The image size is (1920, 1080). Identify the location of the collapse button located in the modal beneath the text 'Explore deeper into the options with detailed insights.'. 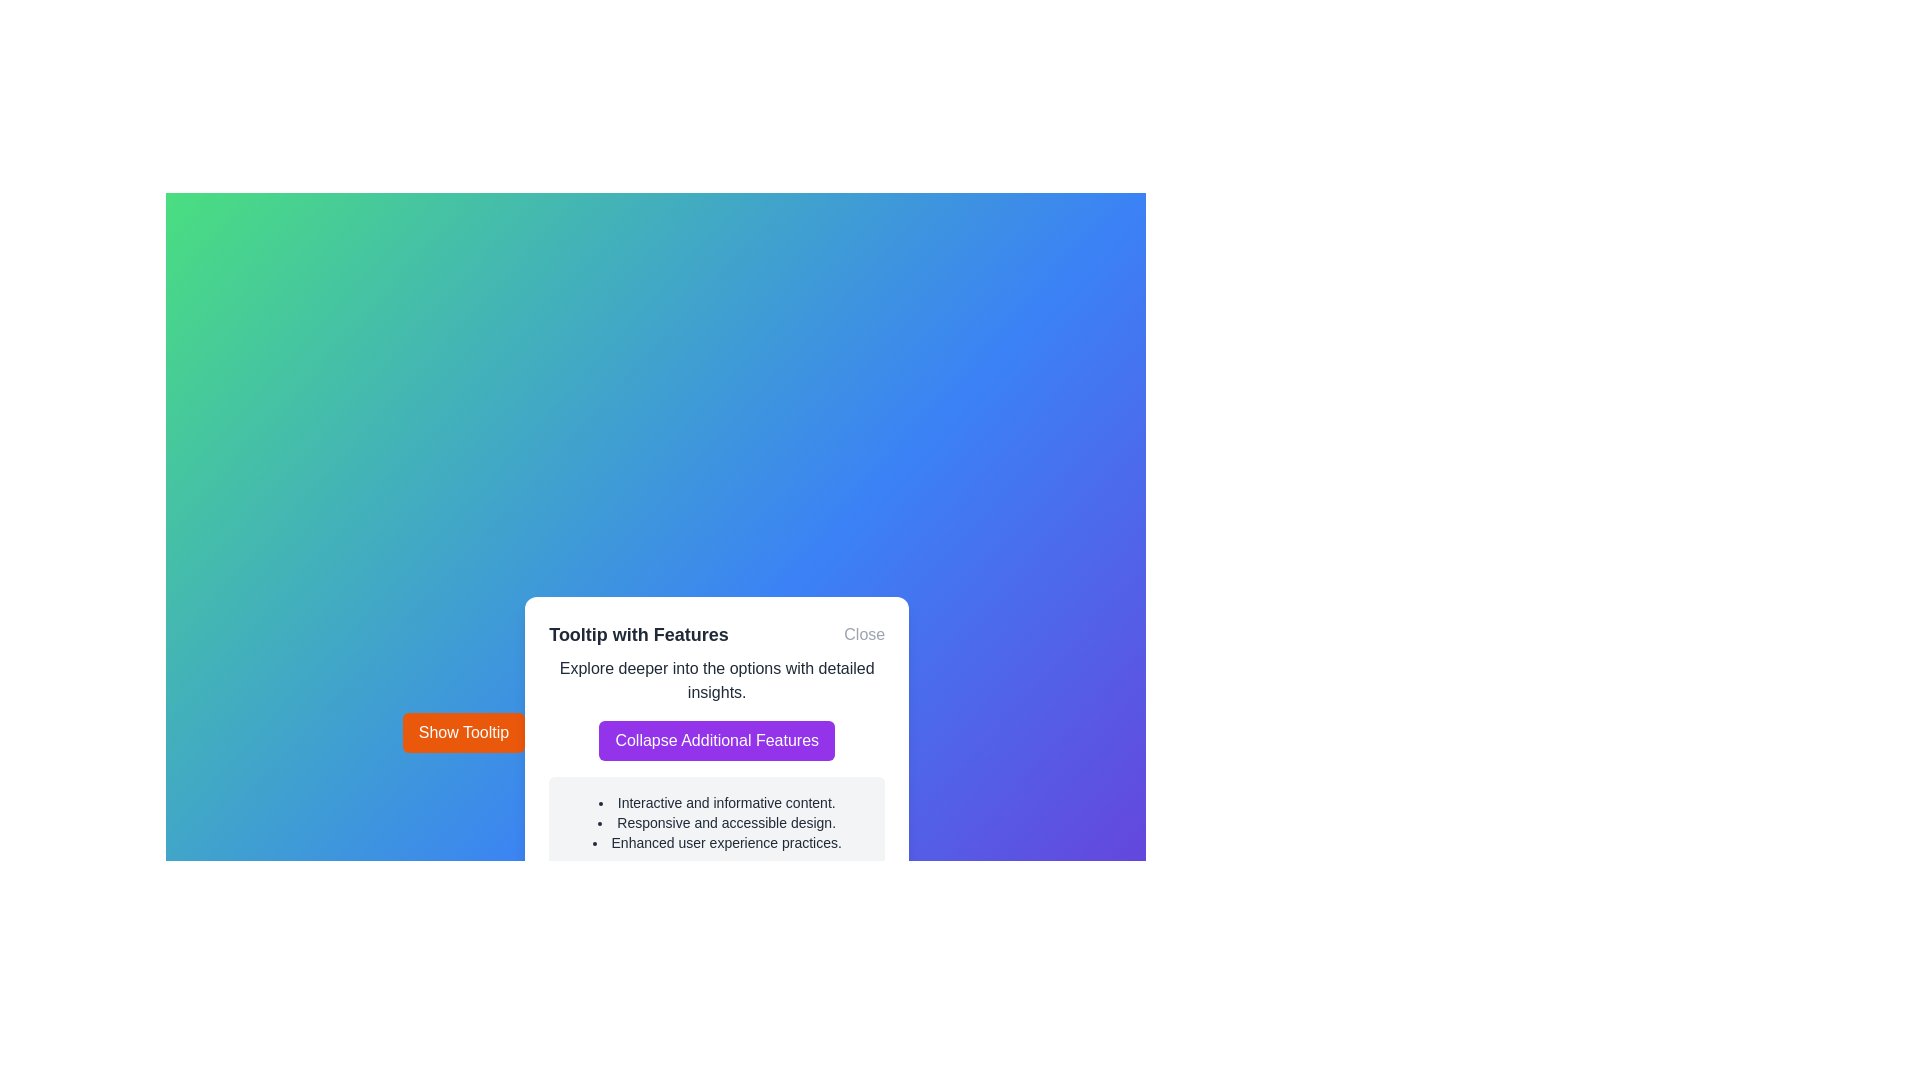
(717, 744).